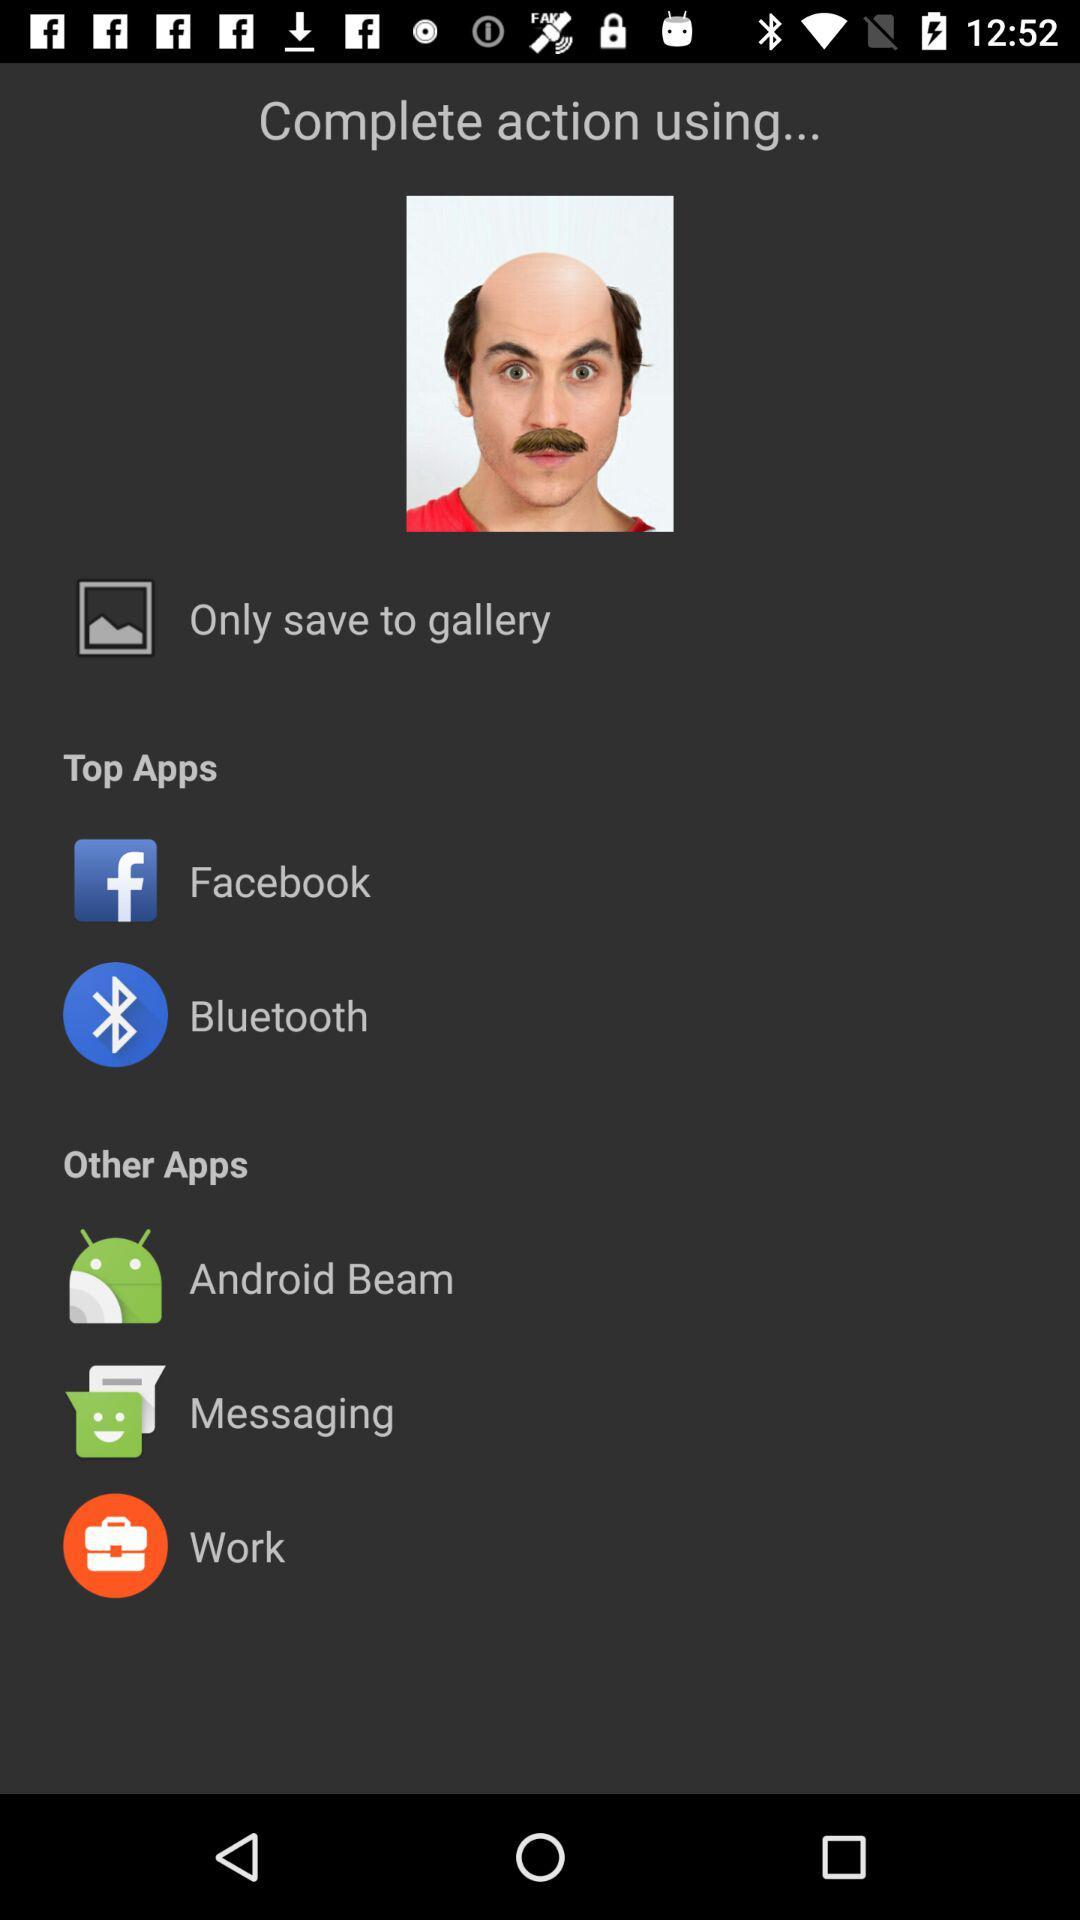 This screenshot has height=1920, width=1080. Describe the element at coordinates (139, 765) in the screenshot. I see `the top apps app` at that location.